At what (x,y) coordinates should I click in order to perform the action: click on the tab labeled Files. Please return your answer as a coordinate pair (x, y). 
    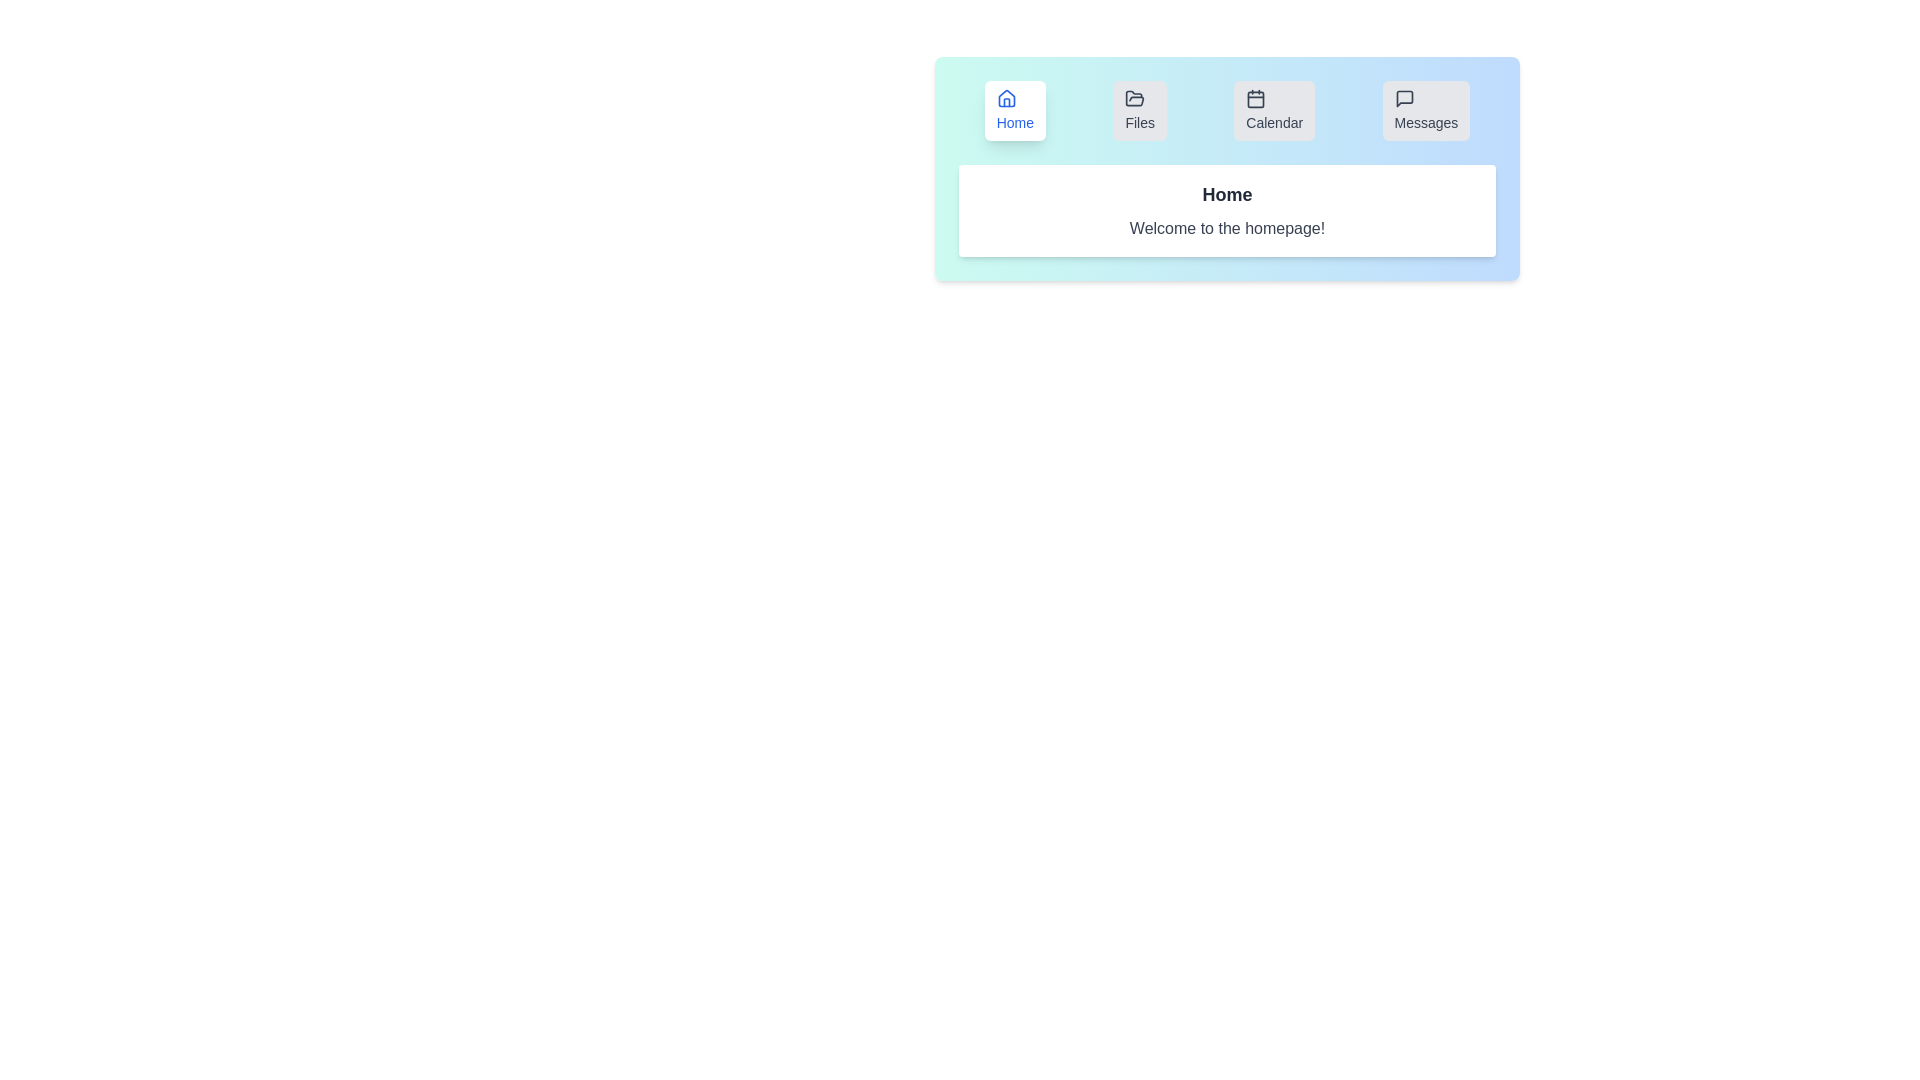
    Looking at the image, I should click on (1140, 111).